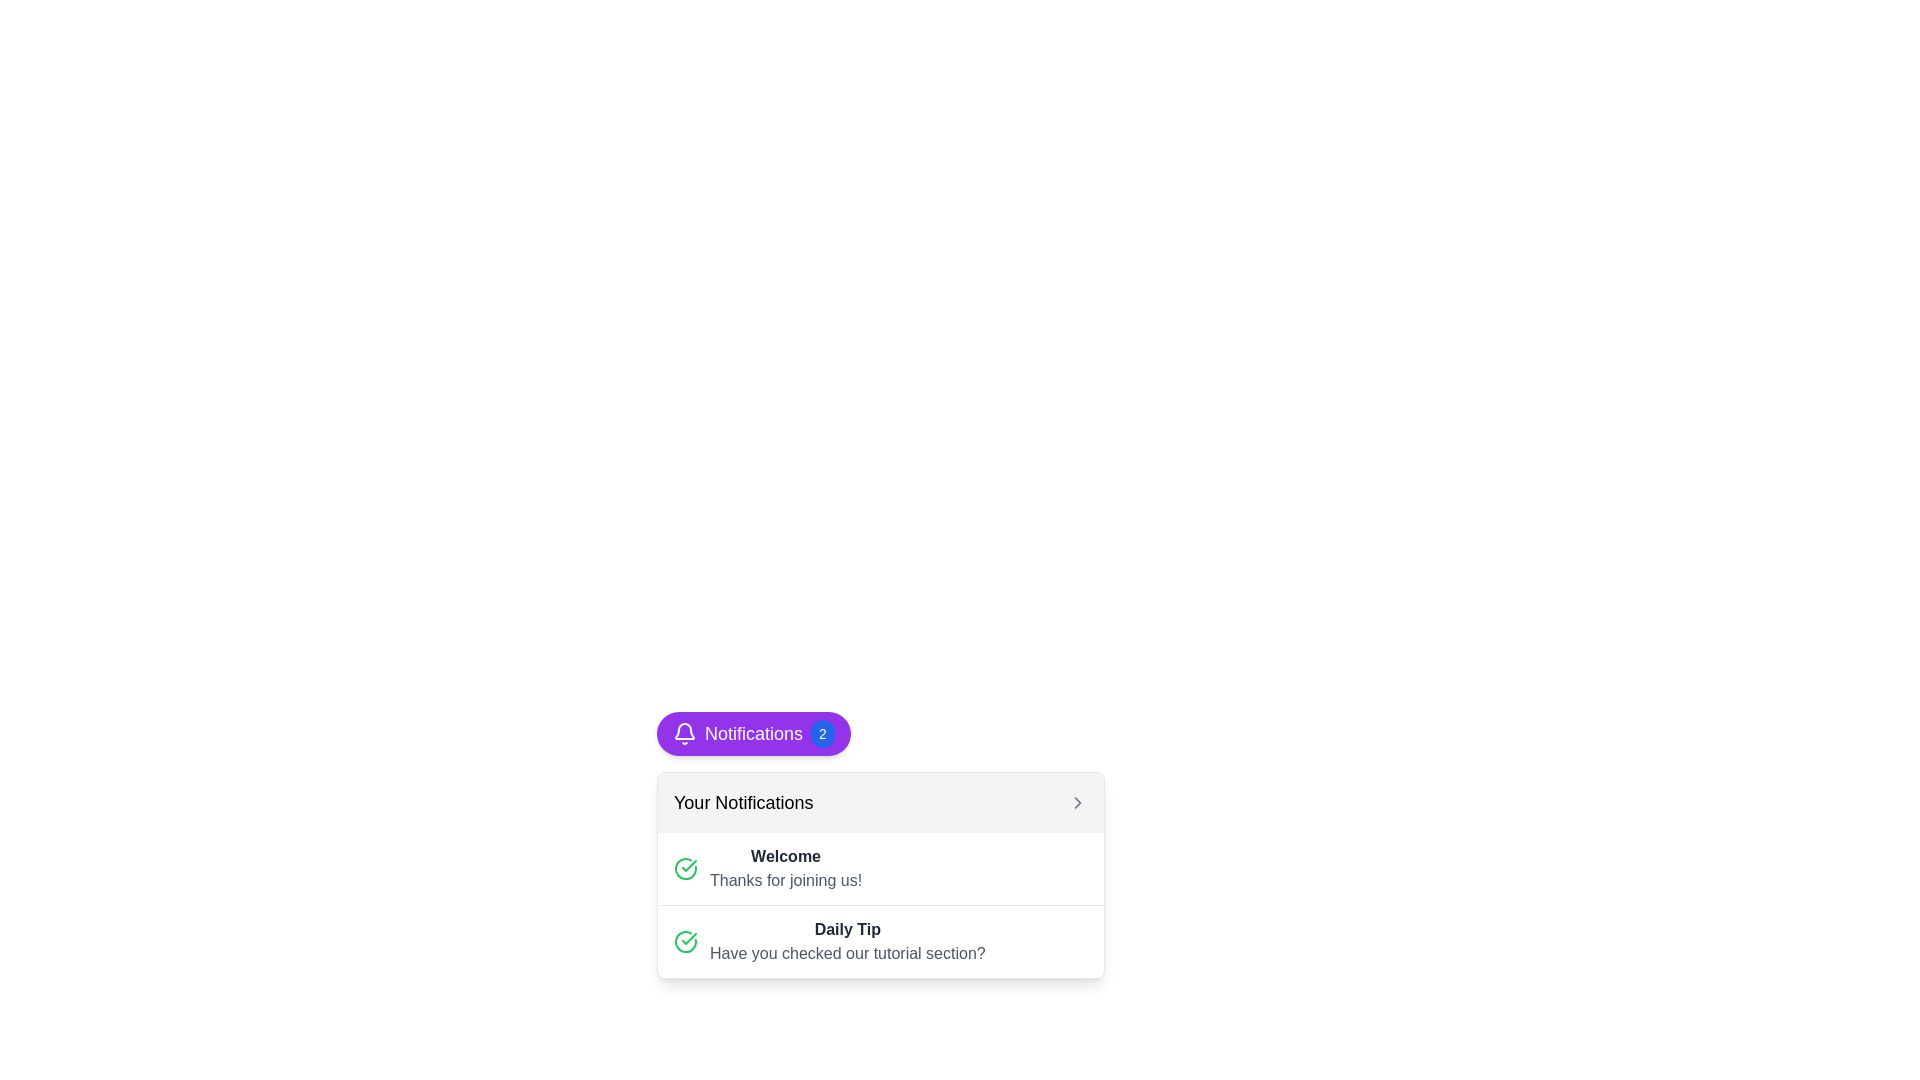 The height and width of the screenshot is (1080, 1920). What do you see at coordinates (880, 941) in the screenshot?
I see `notification entry labeled 'Daily Tip' which contains the message 'Have you checked our tutorial section?'` at bounding box center [880, 941].